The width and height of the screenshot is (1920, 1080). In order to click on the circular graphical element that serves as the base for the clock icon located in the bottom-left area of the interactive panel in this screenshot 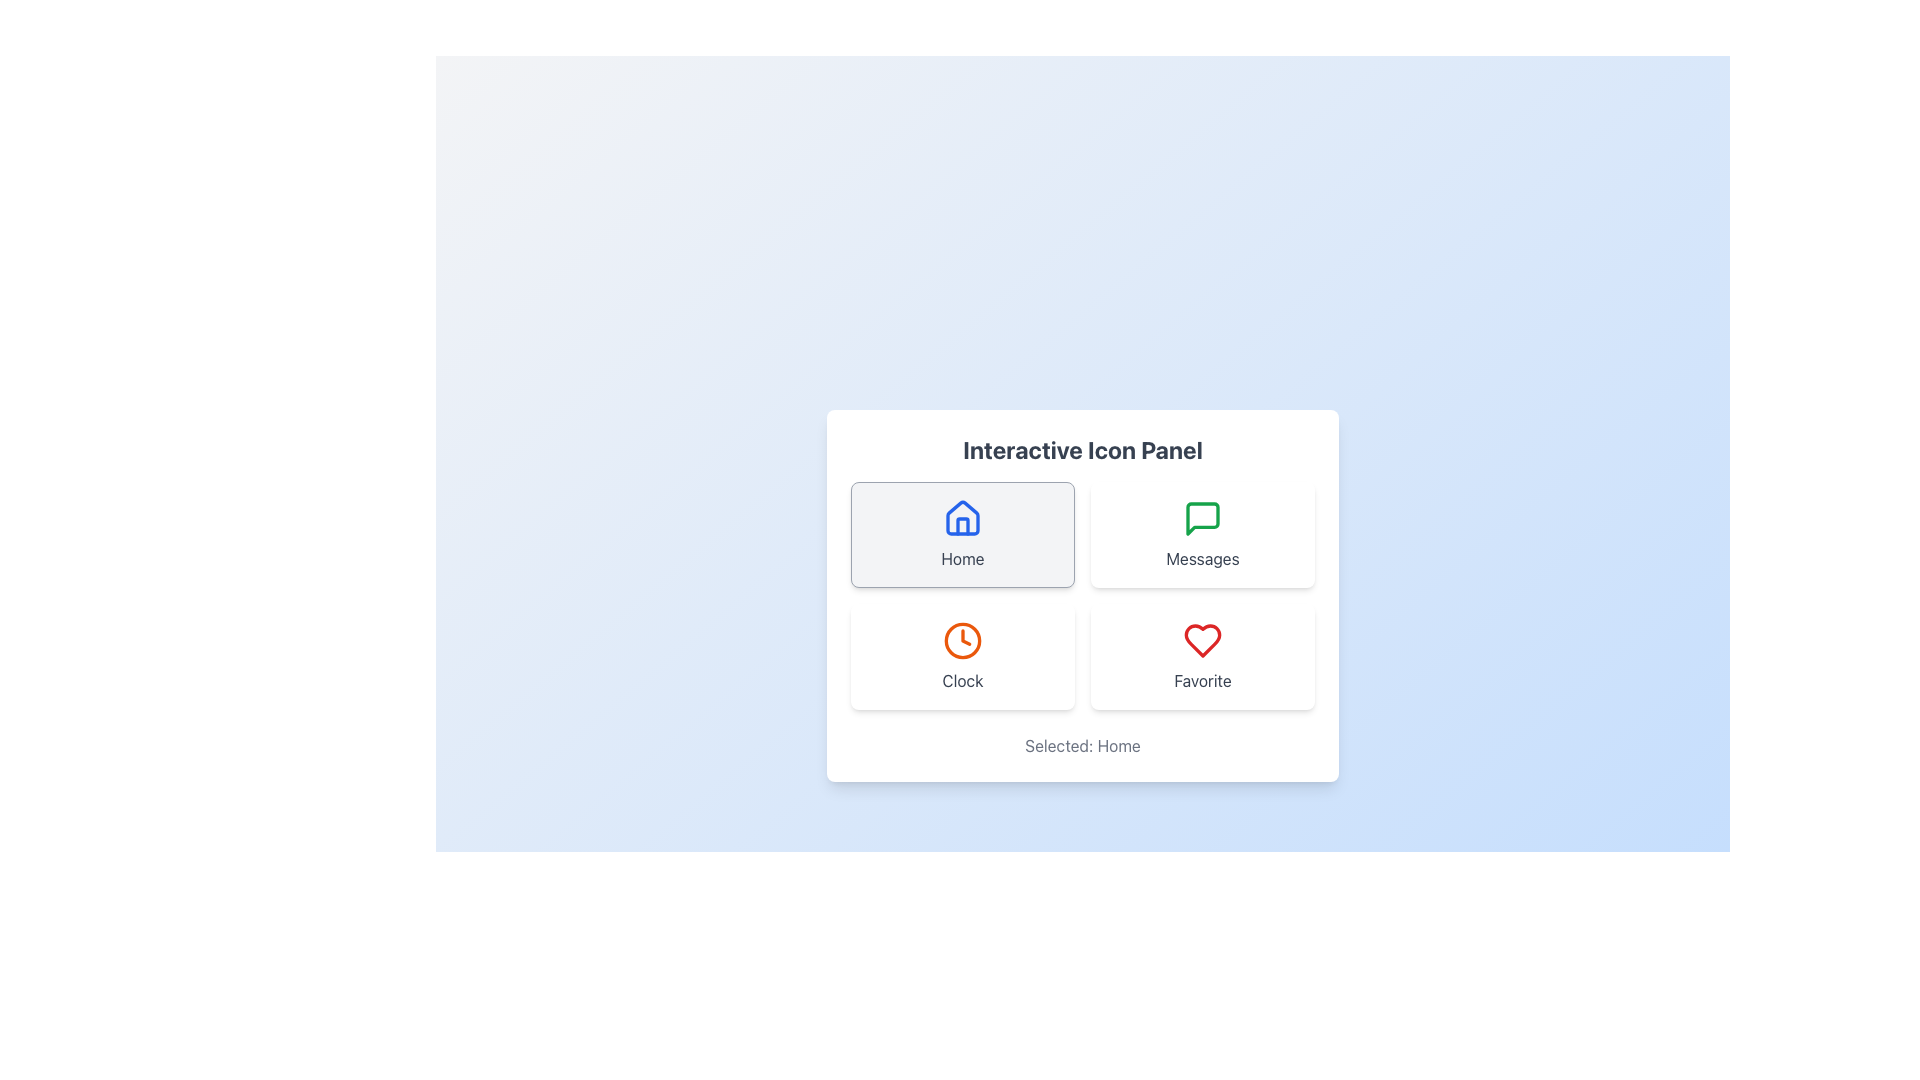, I will do `click(963, 640)`.